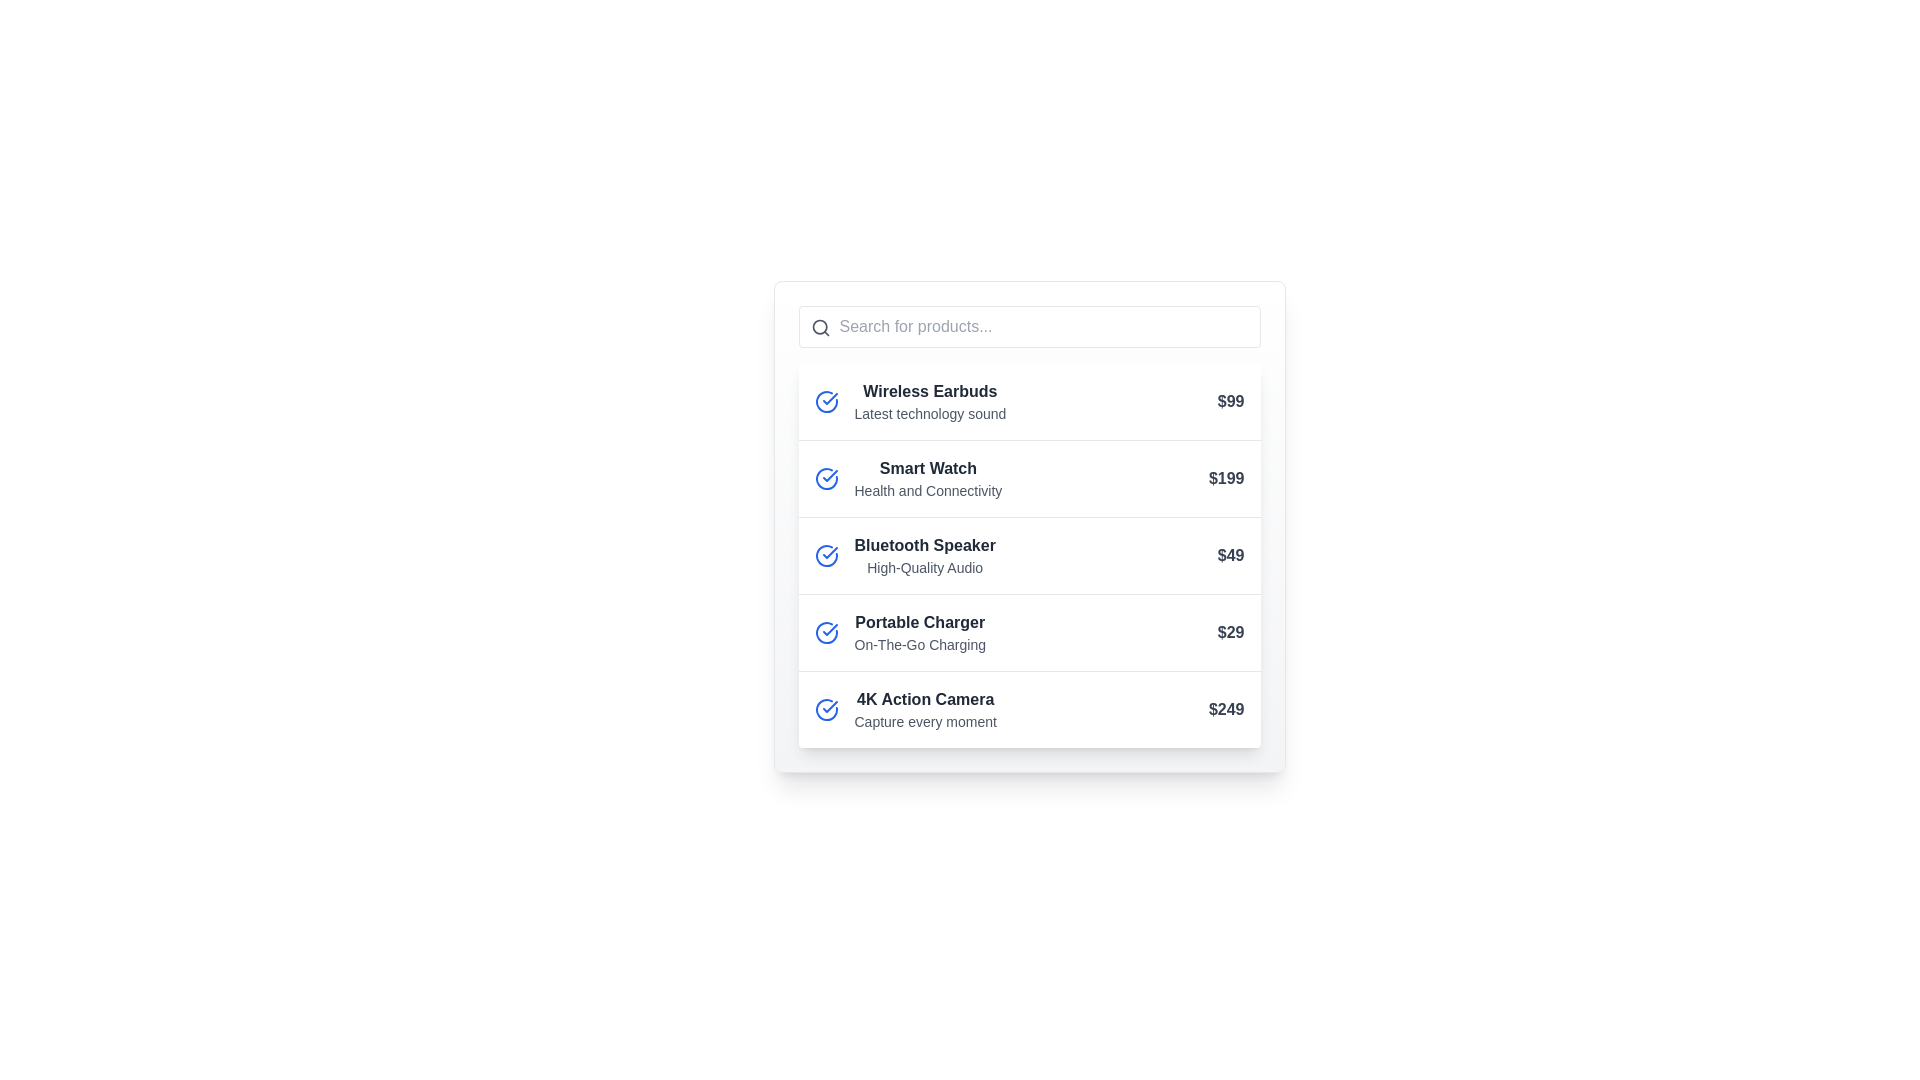 The image size is (1920, 1080). I want to click on the price tag displaying '$49' in bold, gray text, located to the right edge of the 'Bluetooth Speaker' product's details, so click(1230, 555).